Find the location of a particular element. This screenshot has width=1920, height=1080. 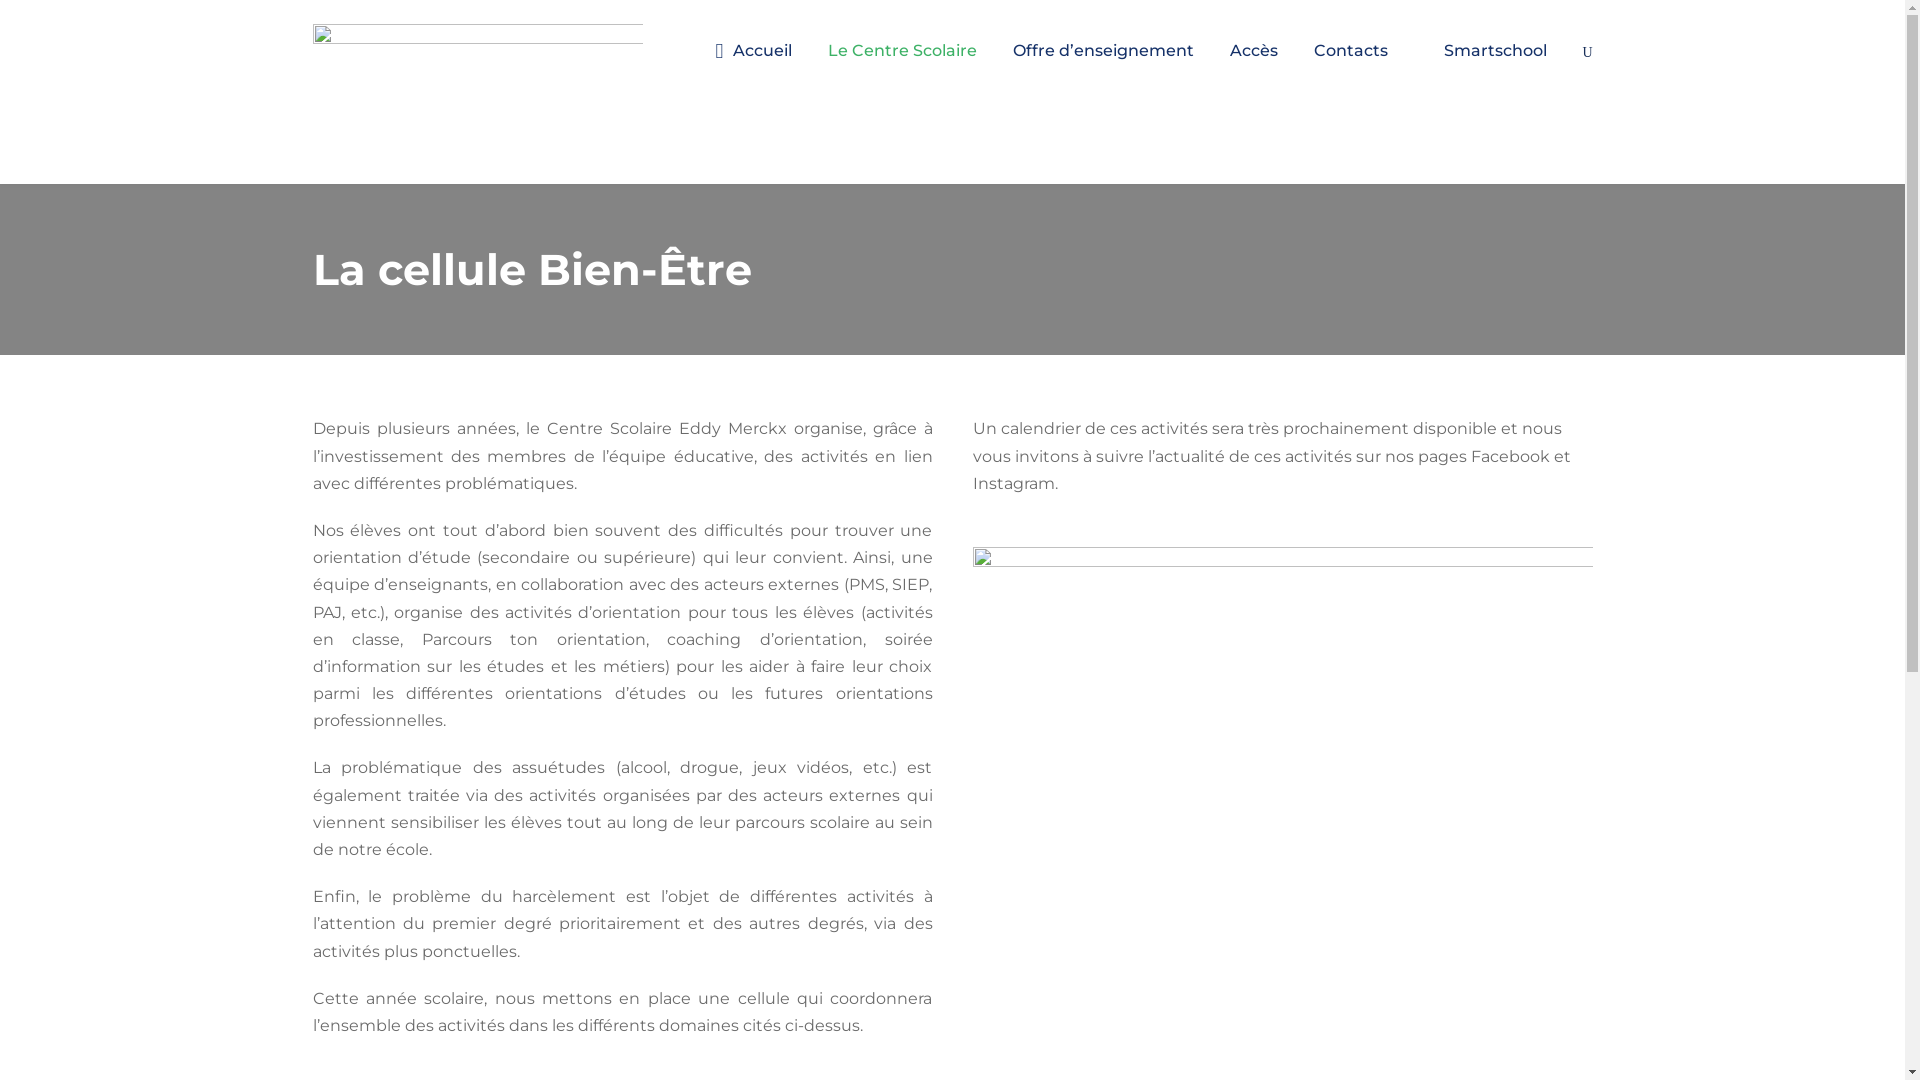

'Accueil' is located at coordinates (753, 66).